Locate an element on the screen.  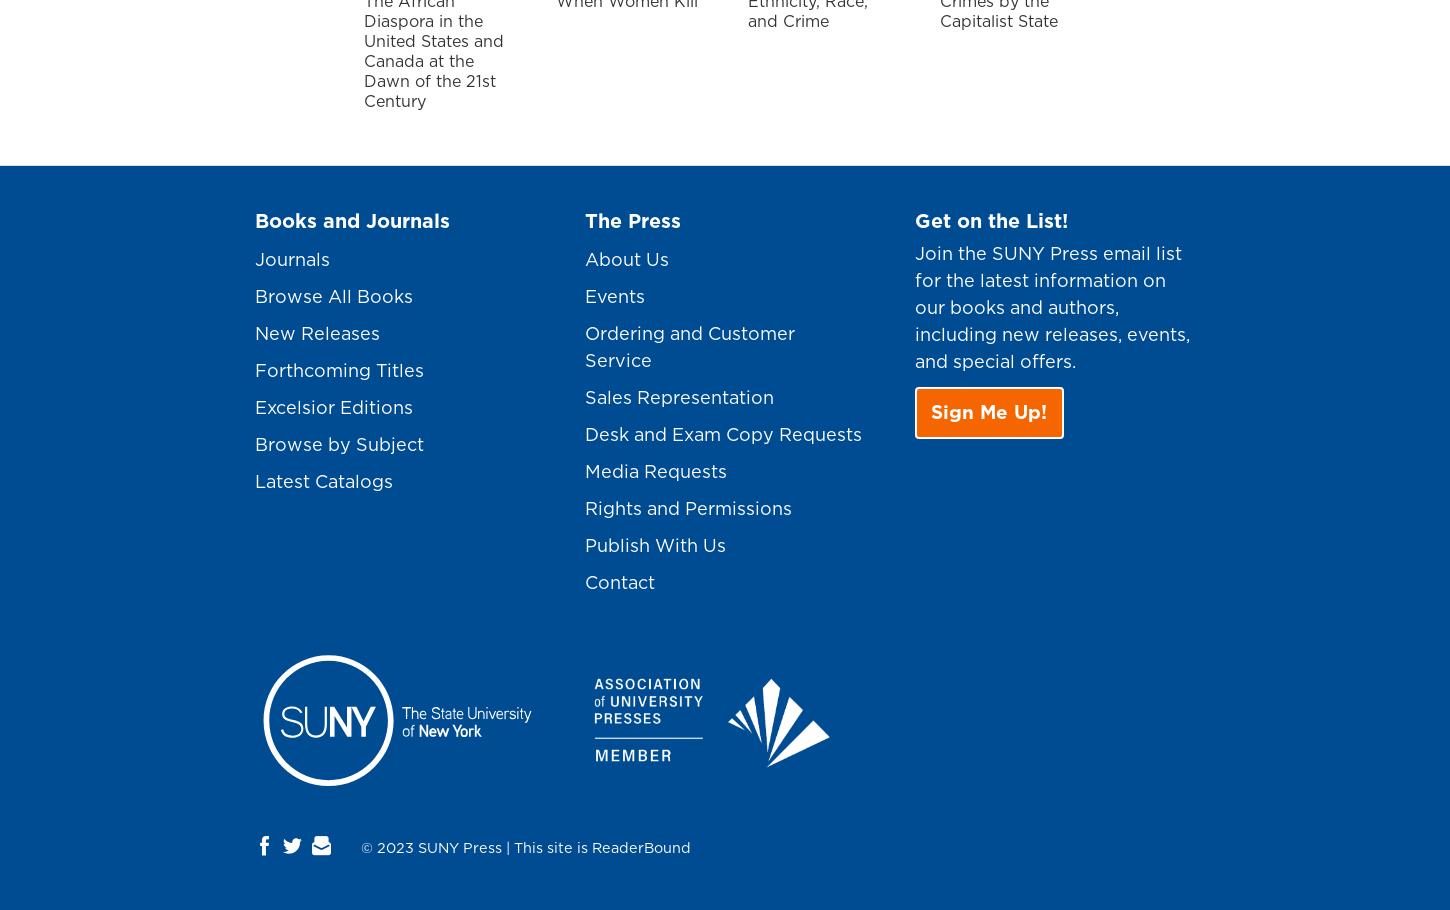
'Desk and Exam Copy Requests' is located at coordinates (722, 434).